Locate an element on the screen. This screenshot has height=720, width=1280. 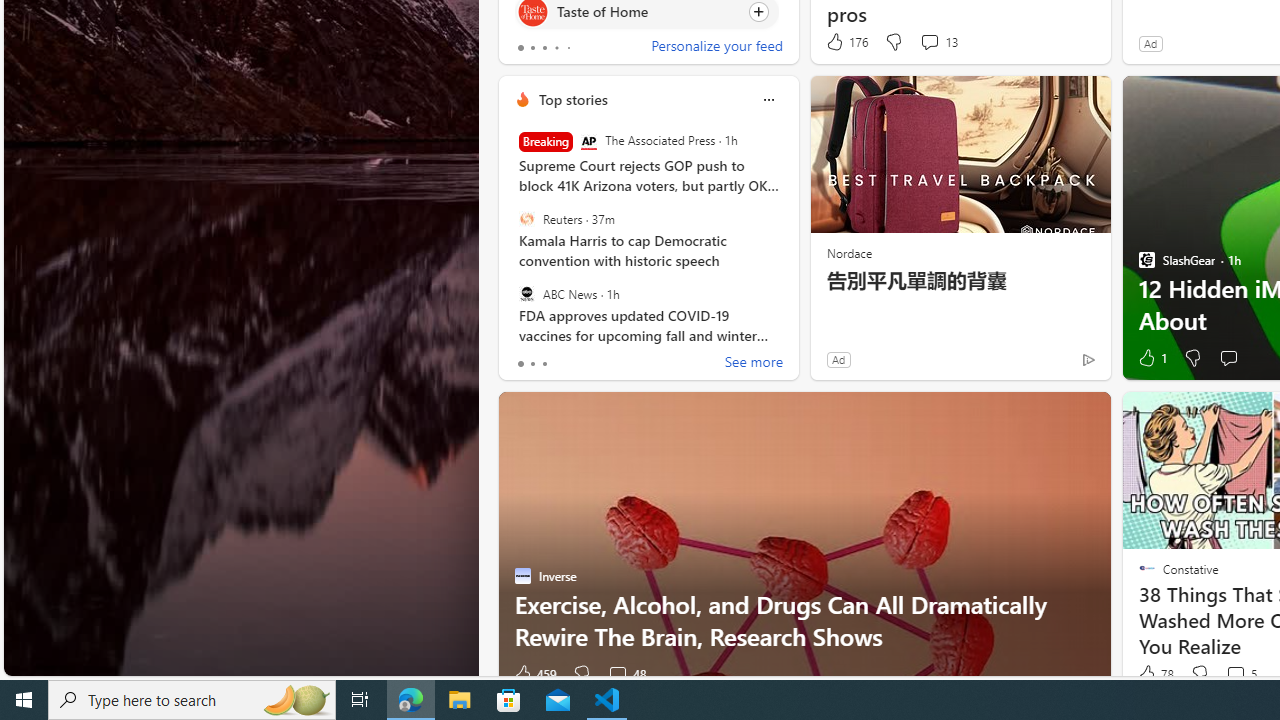
'View comments 48 Comment' is located at coordinates (616, 673).